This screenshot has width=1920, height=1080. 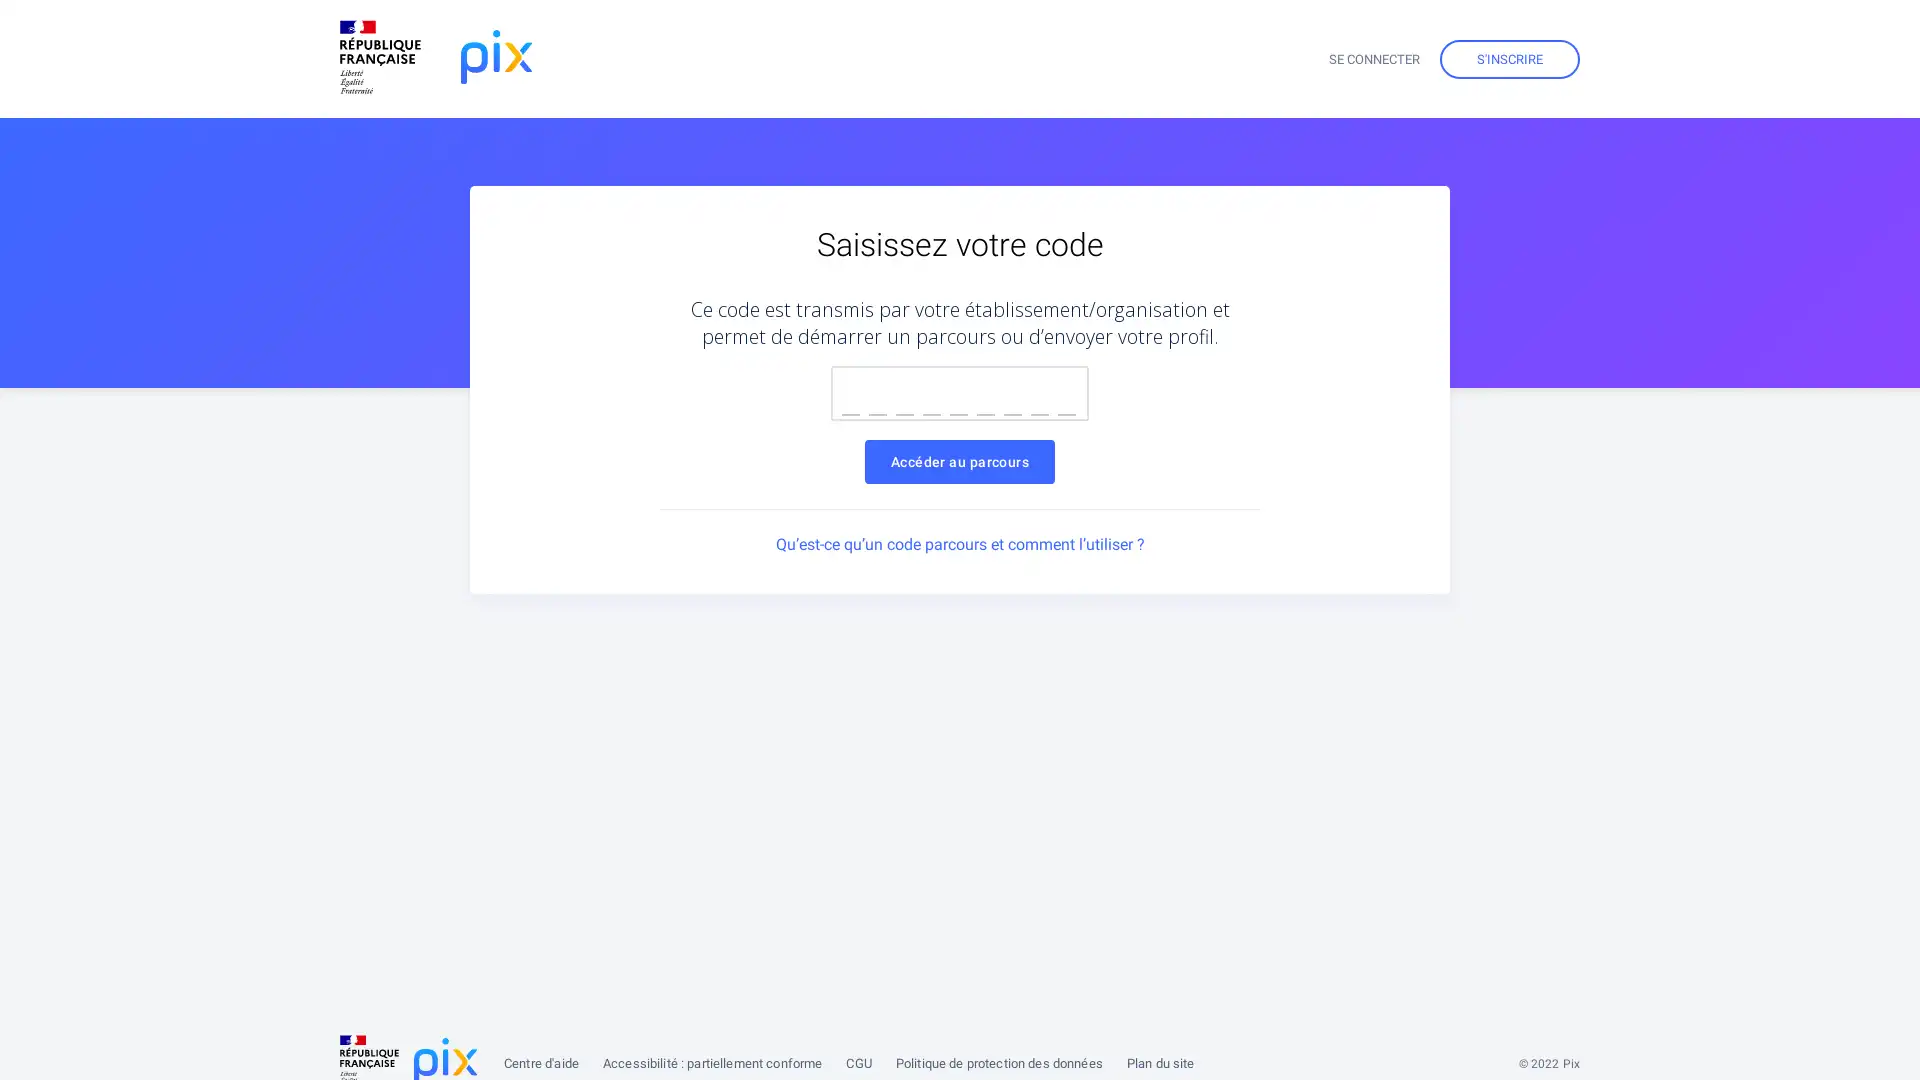 What do you see at coordinates (958, 462) in the screenshot?
I see `Acceder au parcours` at bounding box center [958, 462].